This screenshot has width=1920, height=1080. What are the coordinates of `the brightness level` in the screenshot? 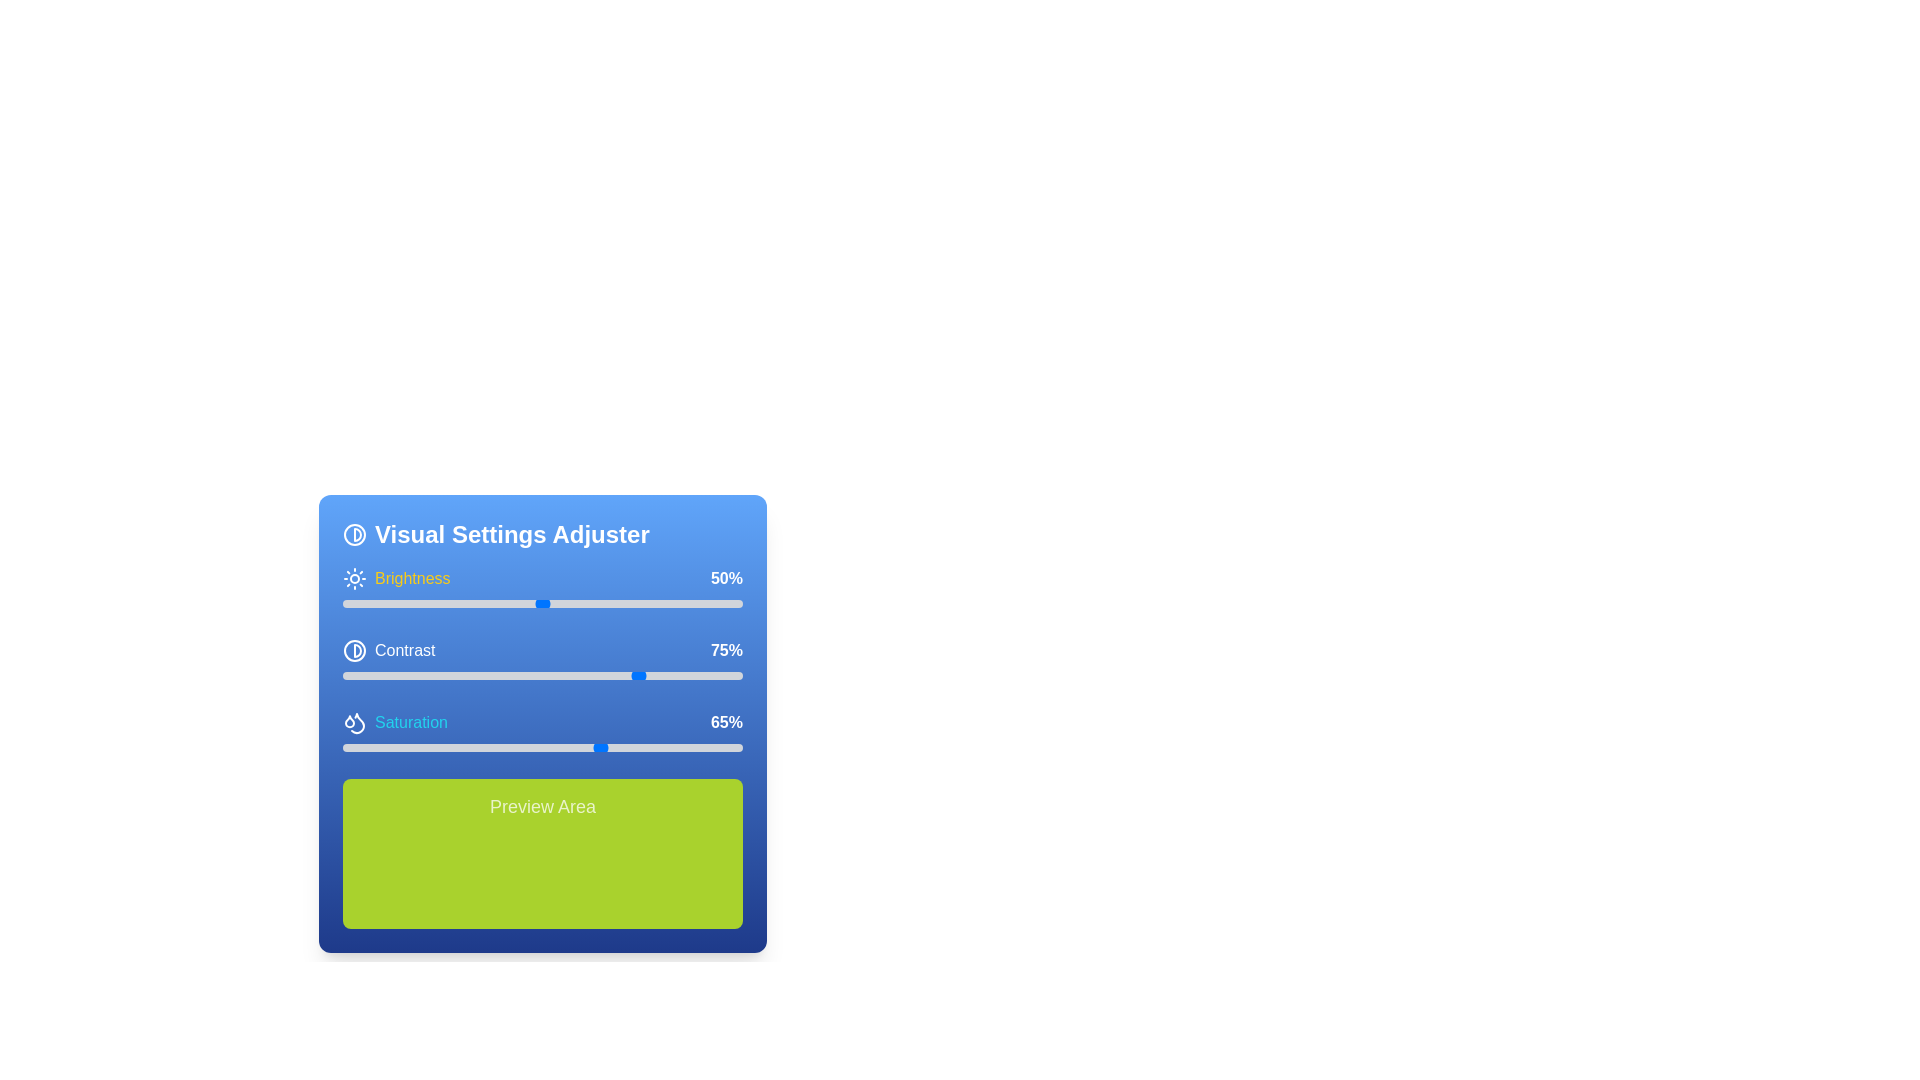 It's located at (574, 603).